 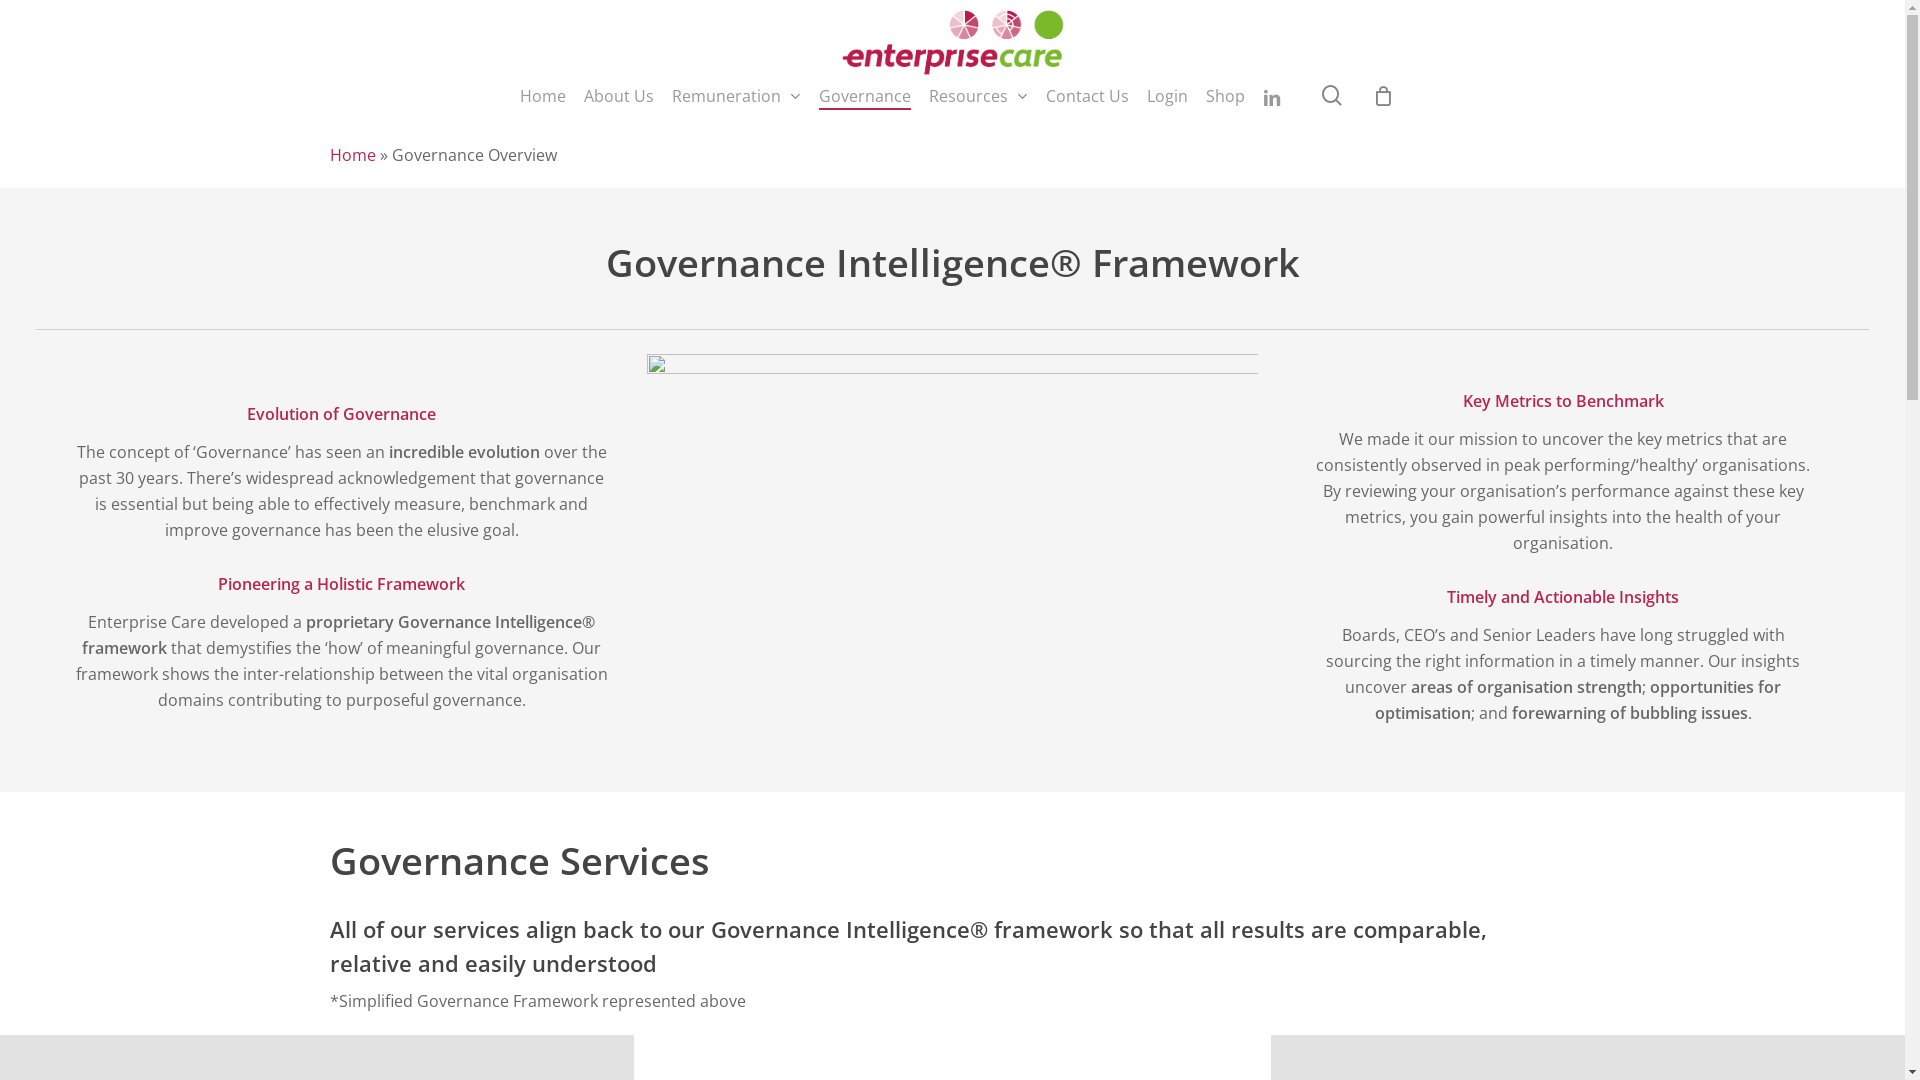 What do you see at coordinates (353, 153) in the screenshot?
I see `'Home'` at bounding box center [353, 153].